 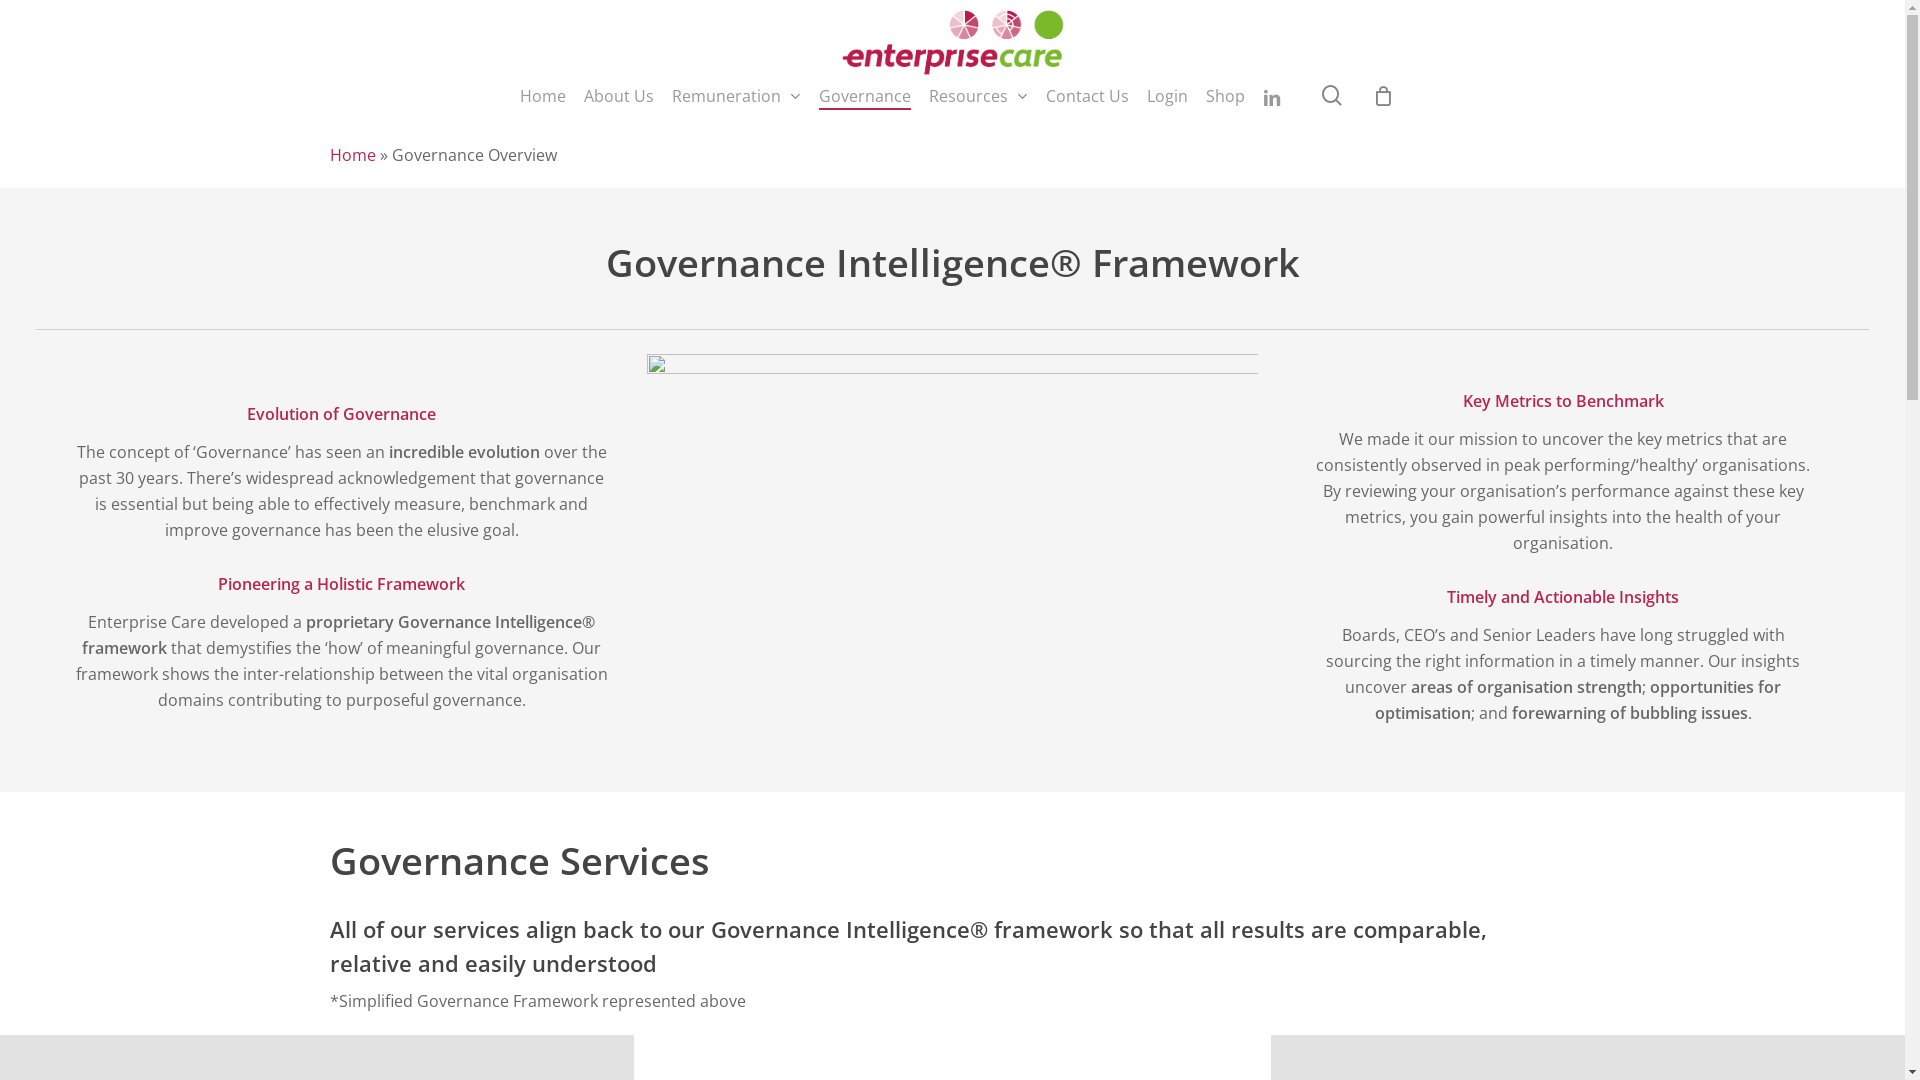 What do you see at coordinates (353, 153) in the screenshot?
I see `'Home'` at bounding box center [353, 153].